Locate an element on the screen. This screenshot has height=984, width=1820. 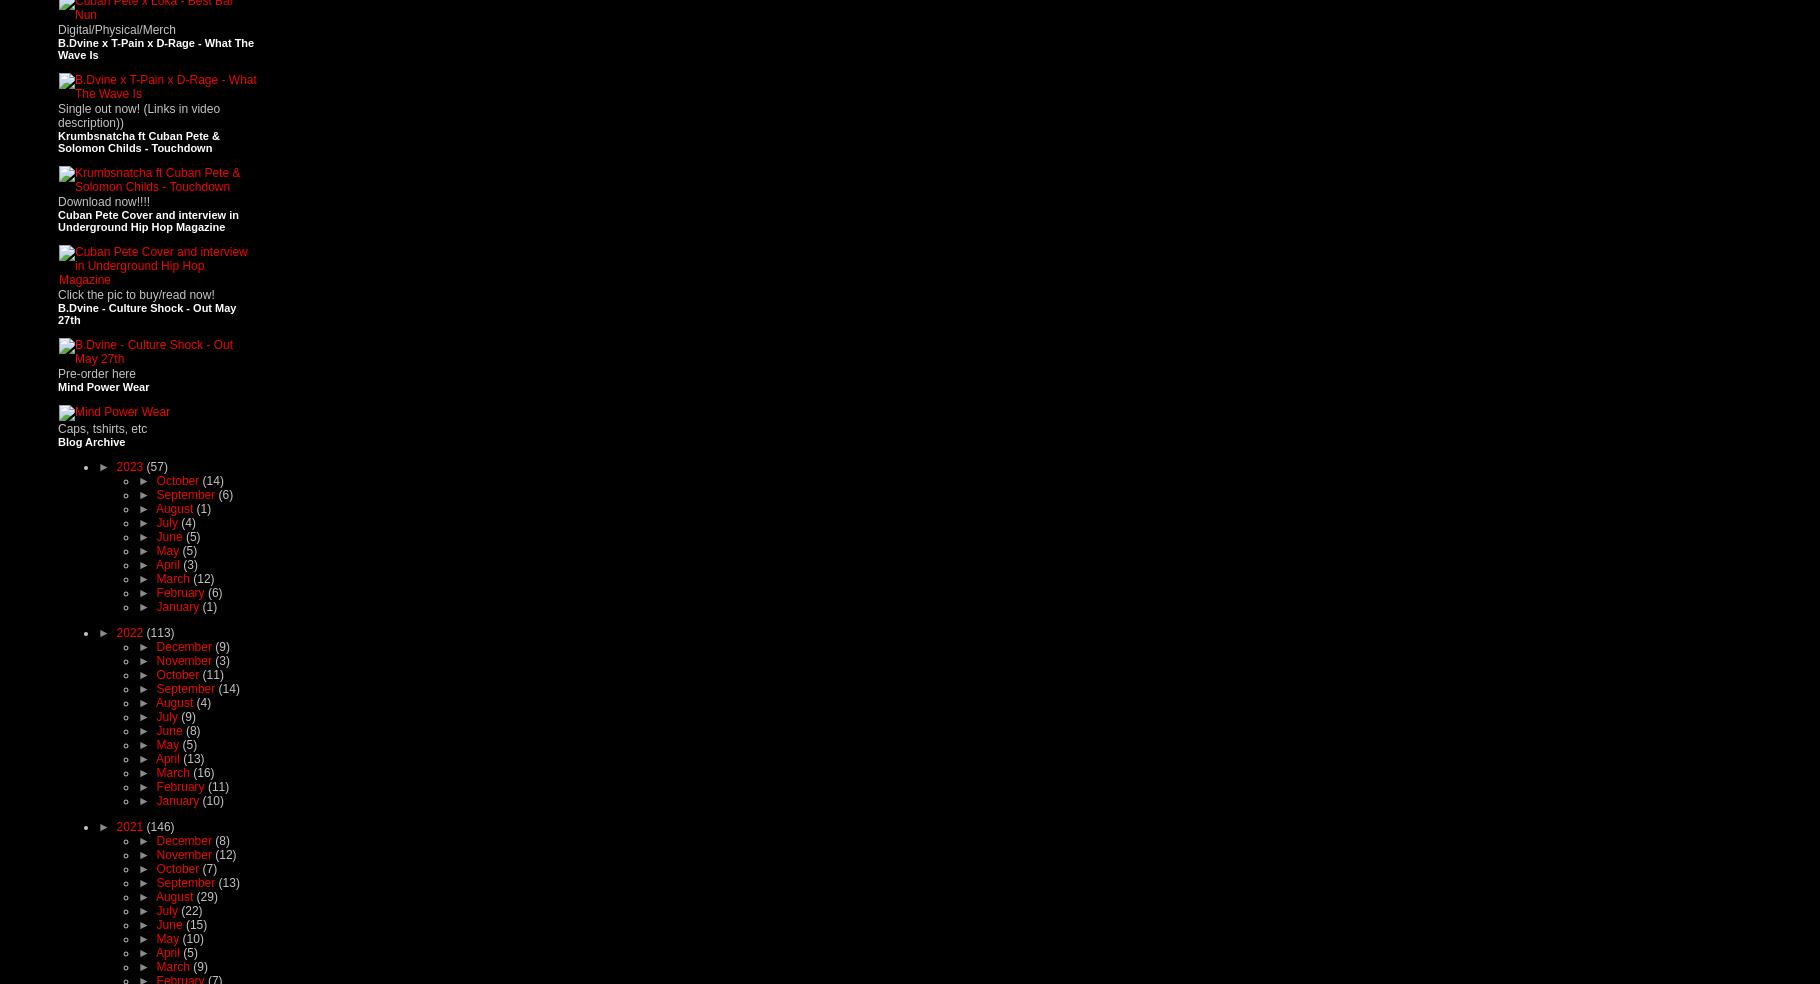
'(15)' is located at coordinates (196, 924).